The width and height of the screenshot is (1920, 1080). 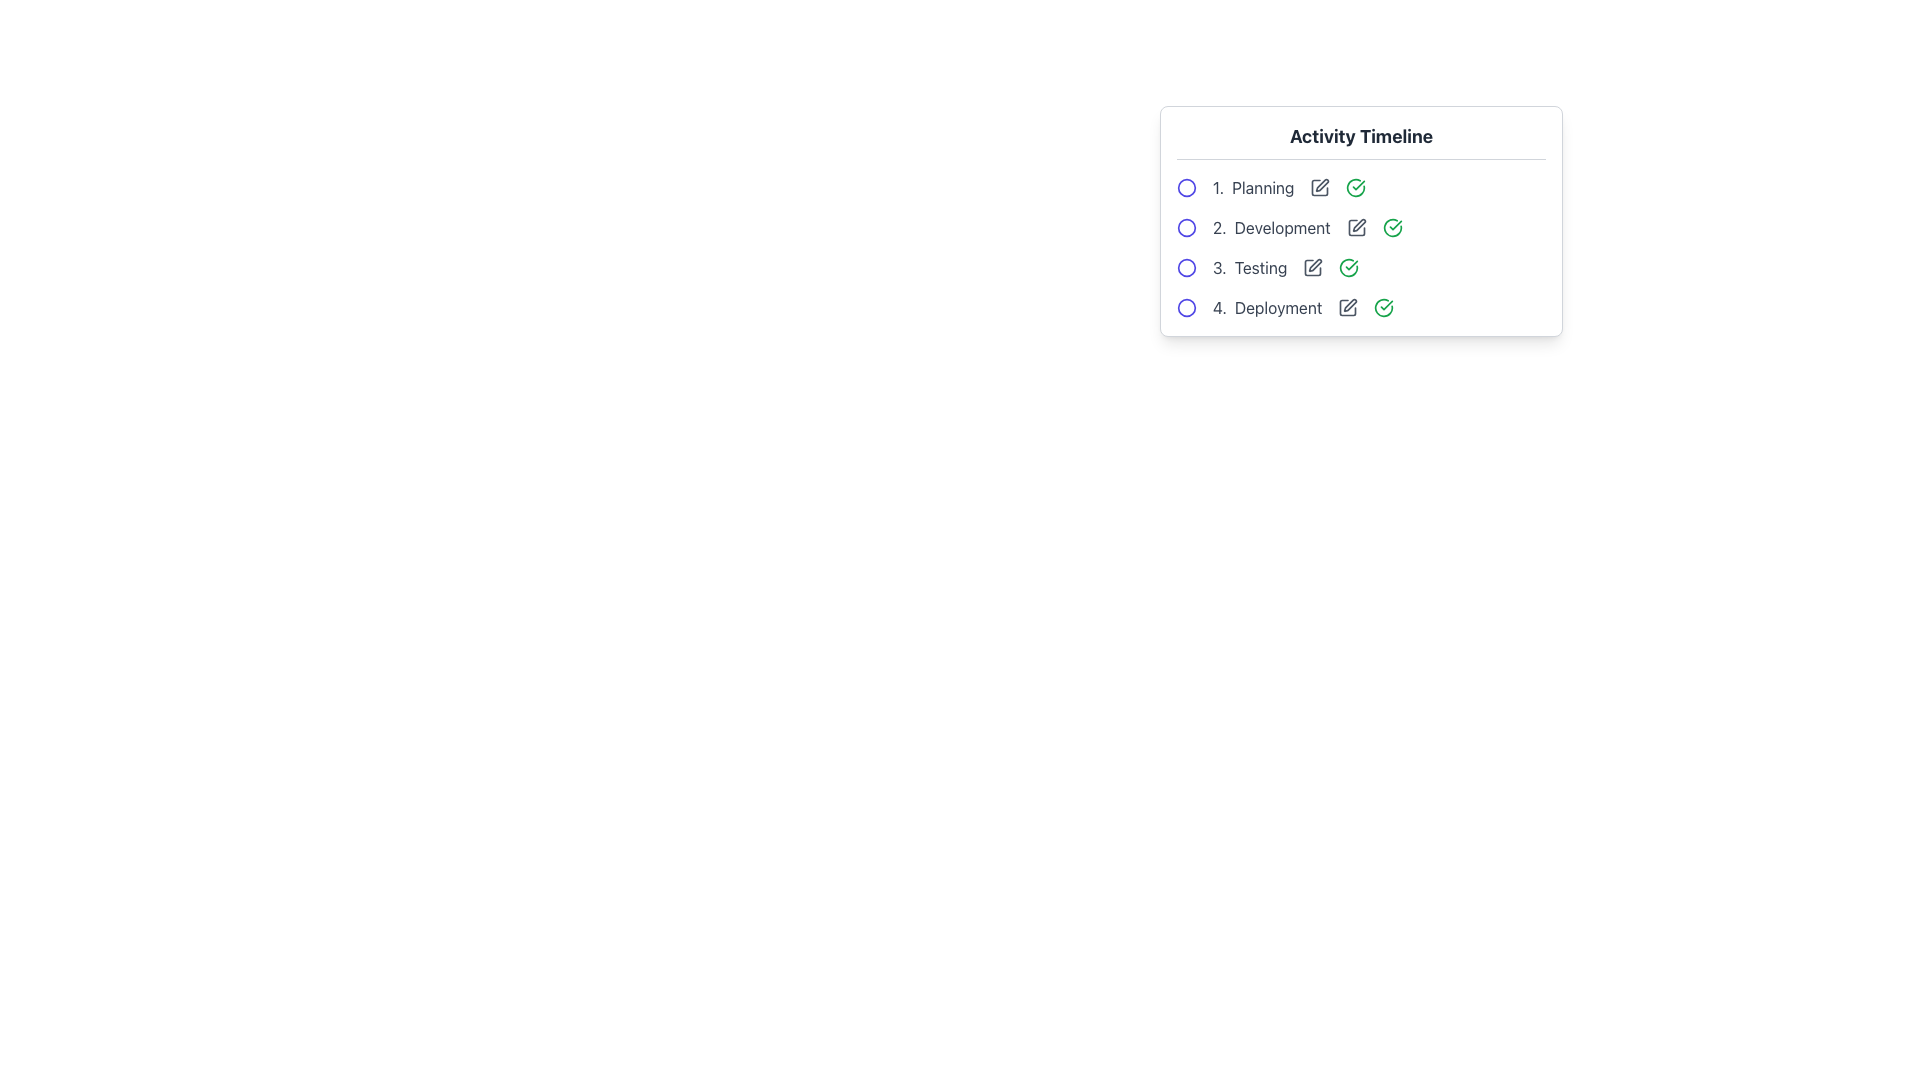 I want to click on the pen icon for editing in the 'Planning' row of the 'Activity Timeline' interface, so click(x=1350, y=305).